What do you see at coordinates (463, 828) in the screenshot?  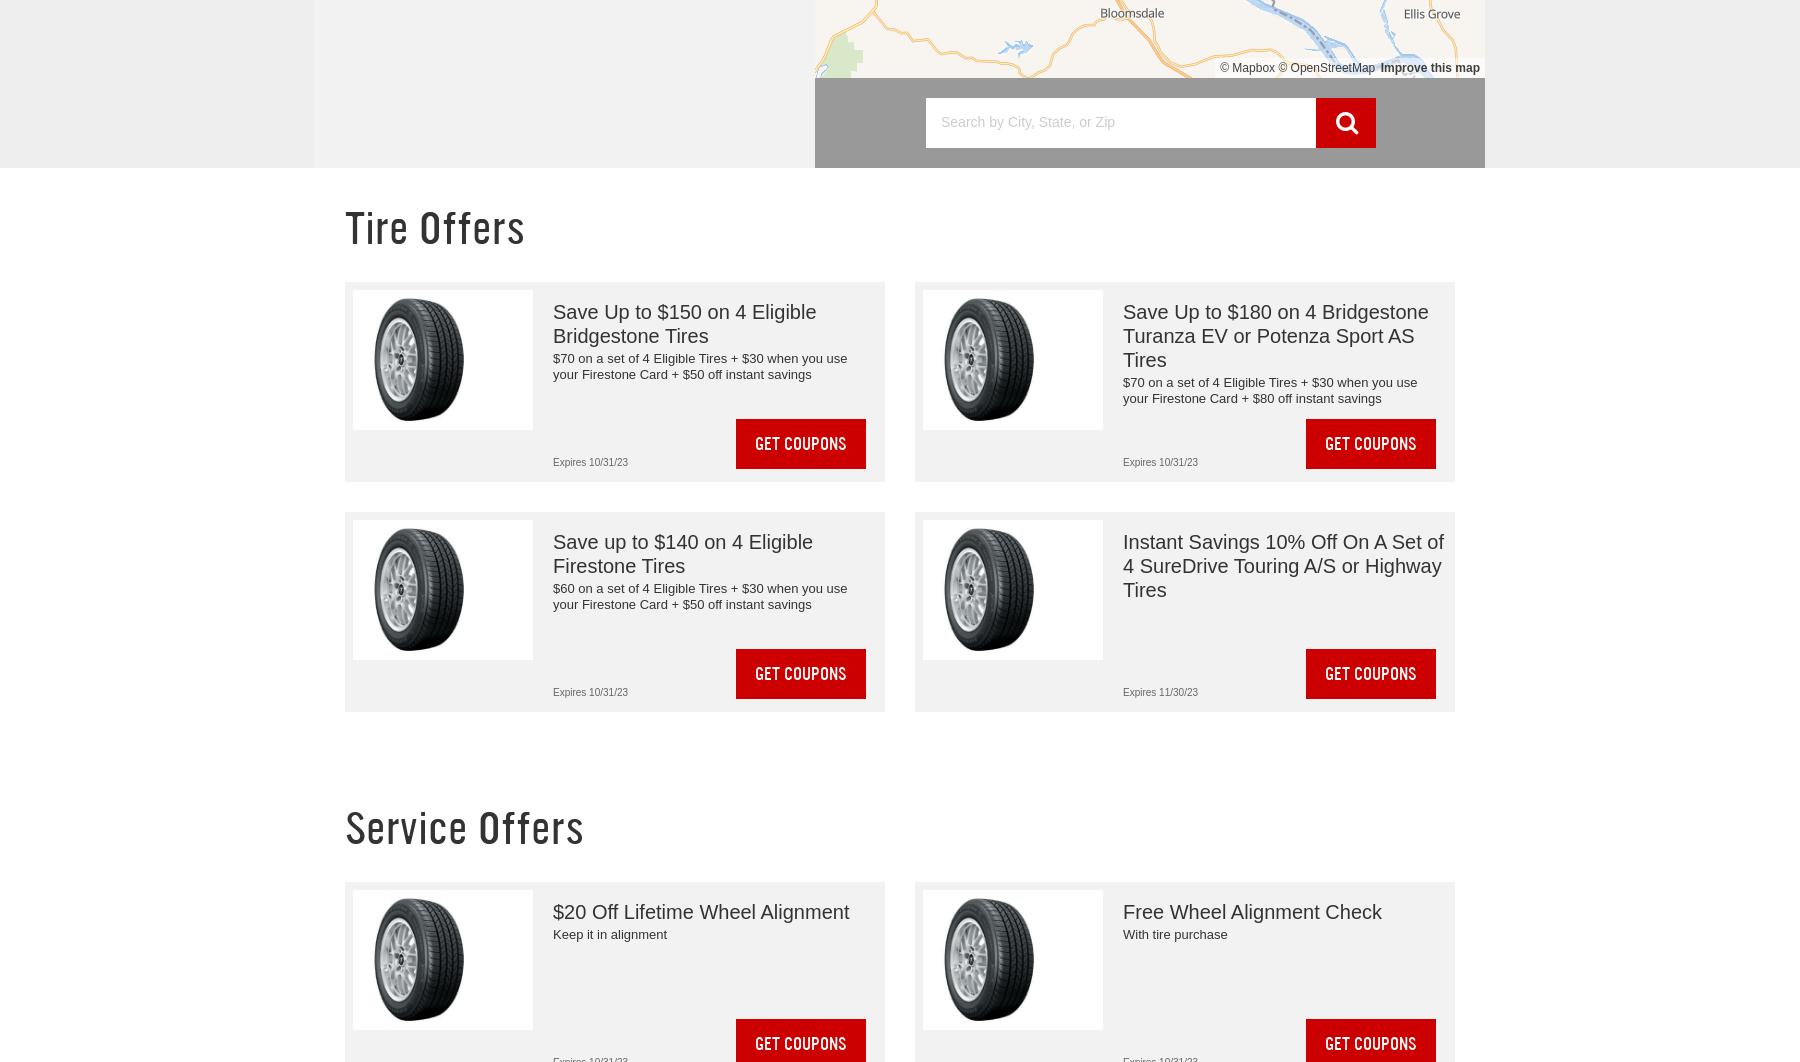 I see `'Service Offers'` at bounding box center [463, 828].